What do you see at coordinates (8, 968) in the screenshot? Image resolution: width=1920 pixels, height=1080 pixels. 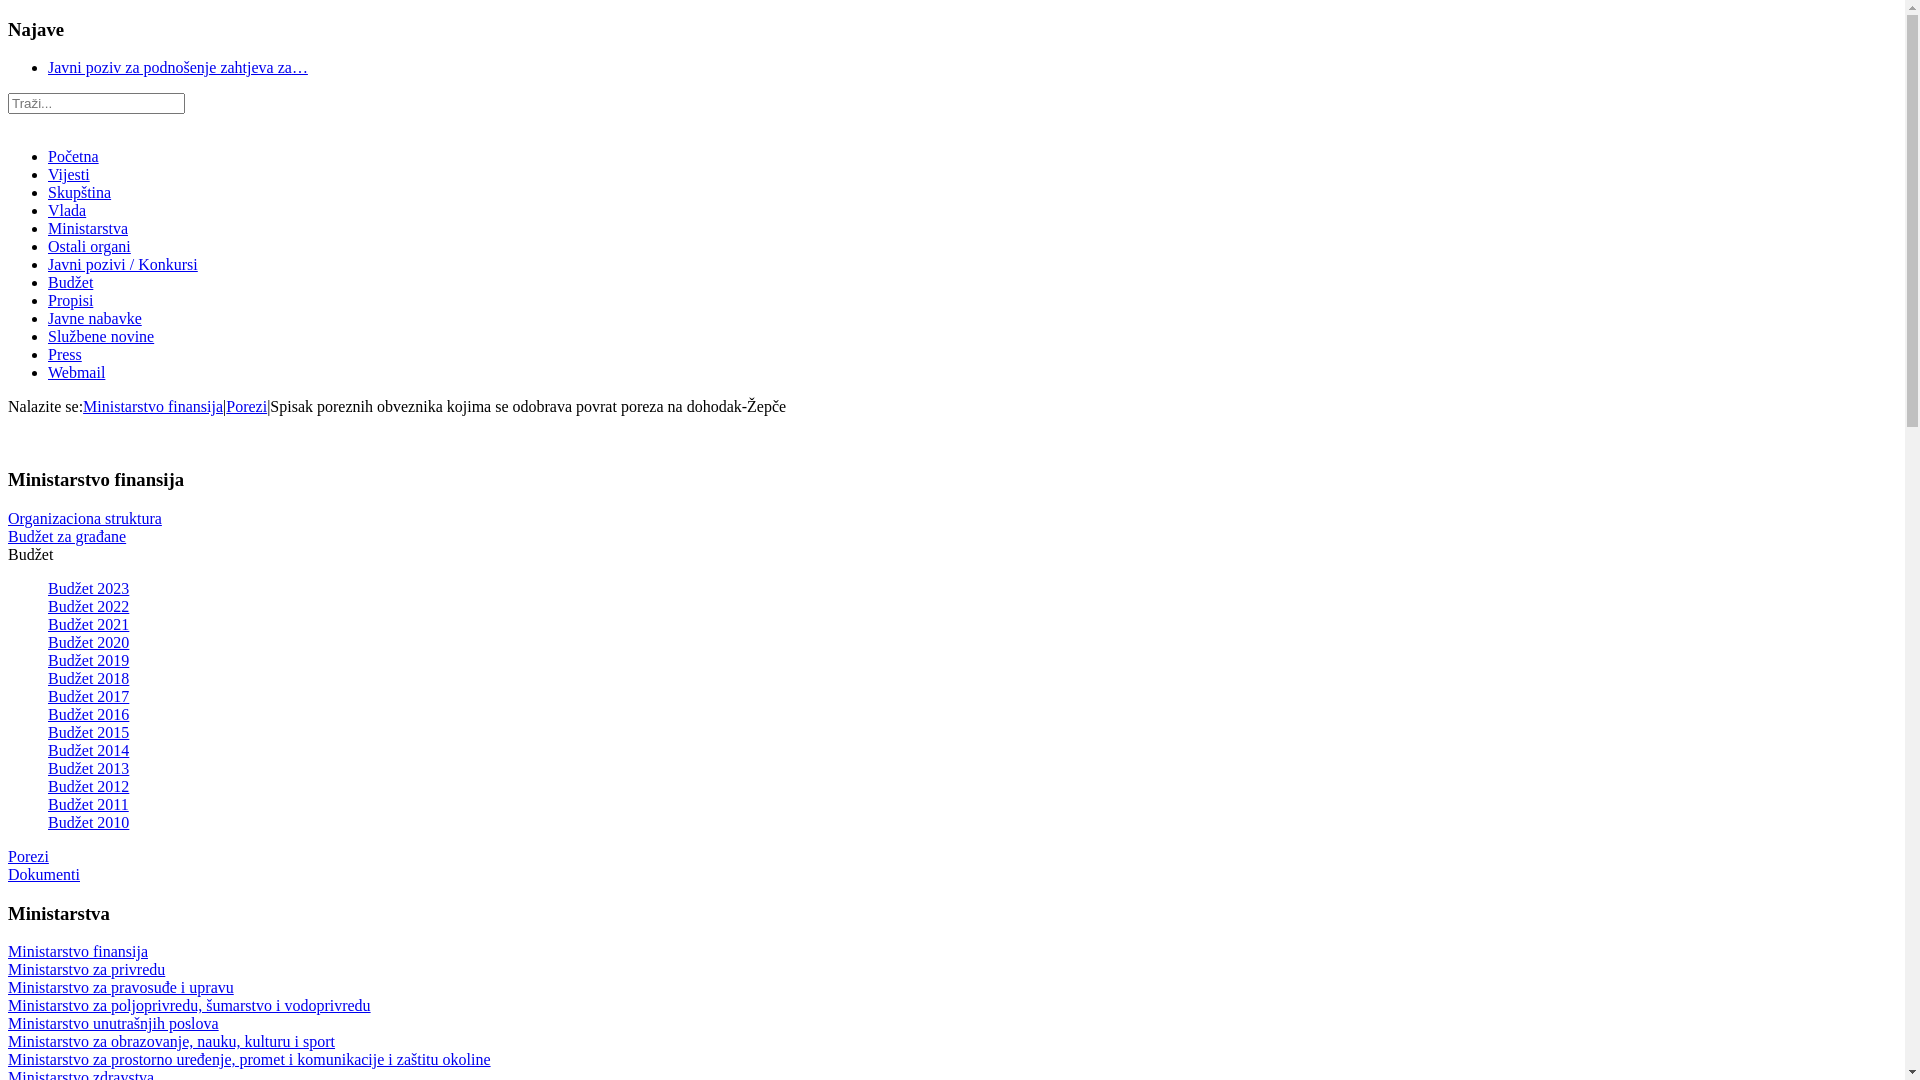 I see `'Ministarstvo za privredu'` at bounding box center [8, 968].